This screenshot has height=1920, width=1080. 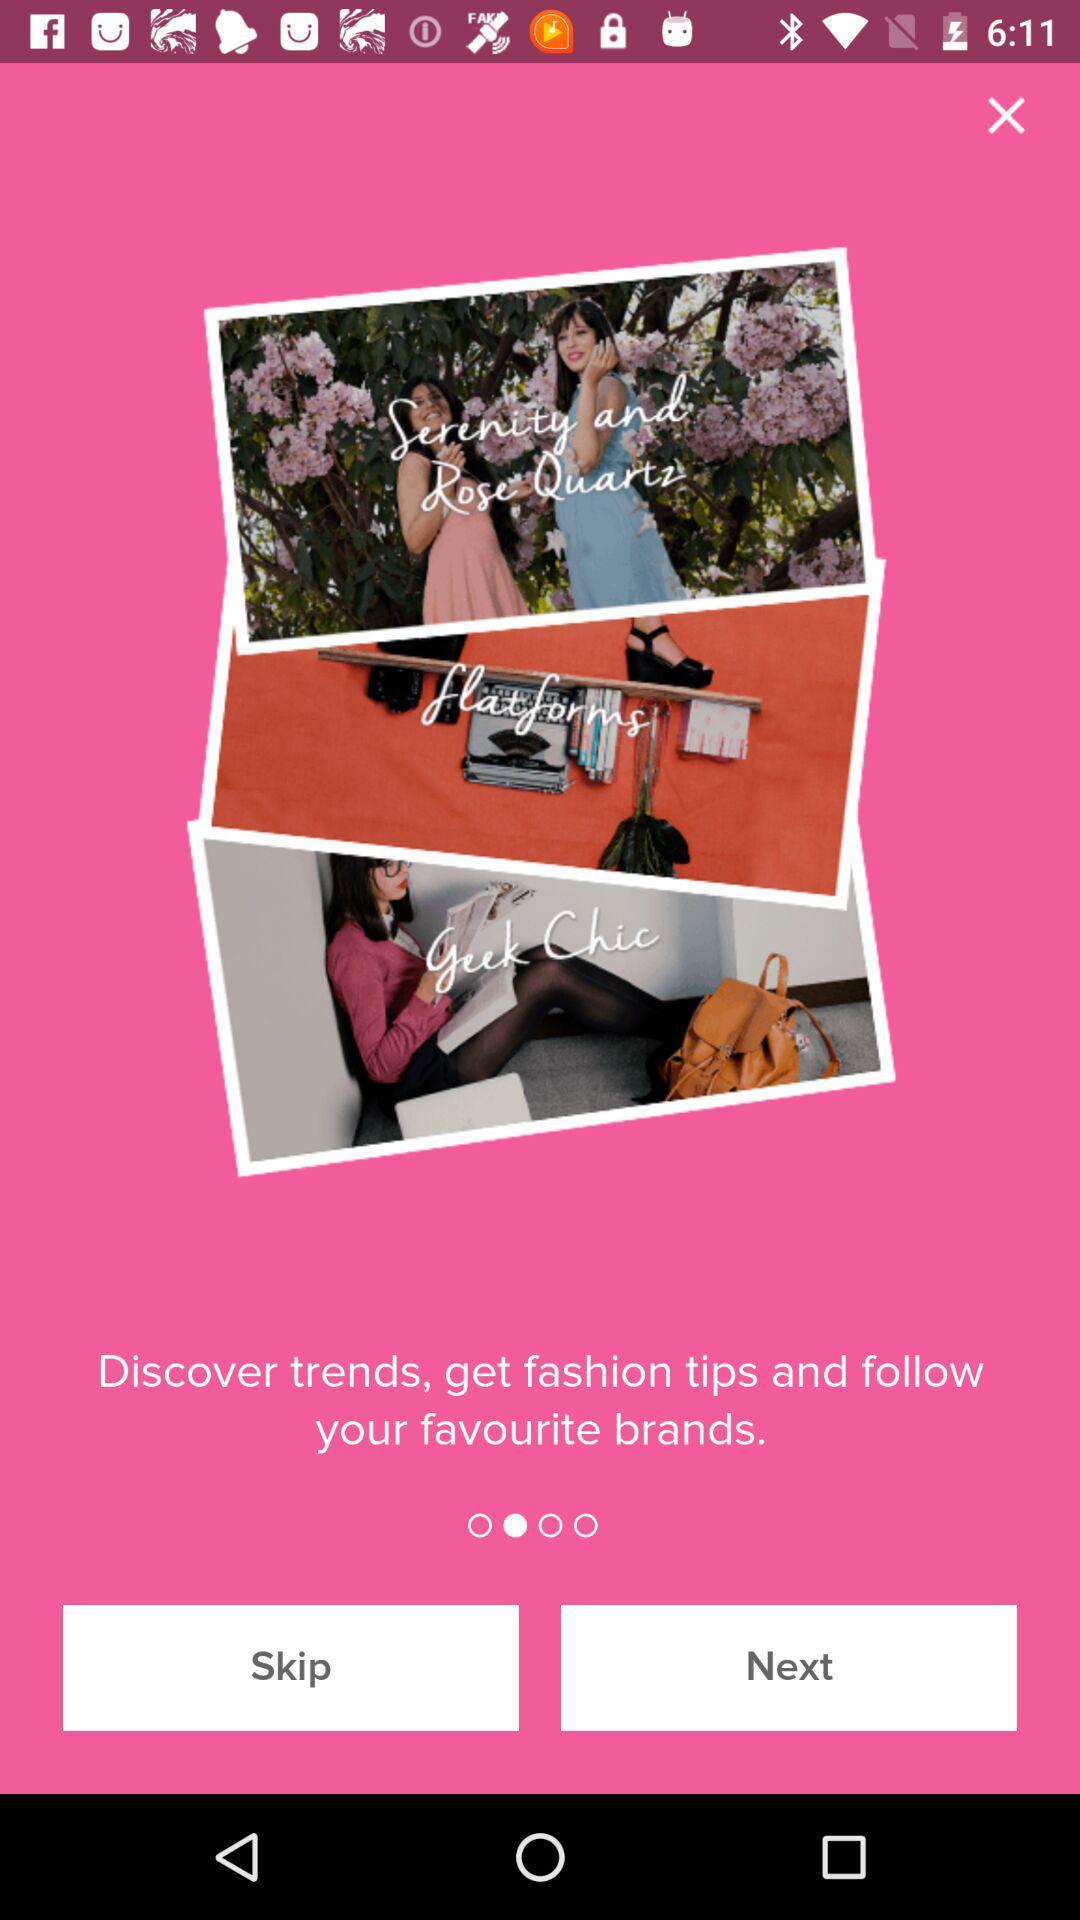 I want to click on the close icon, so click(x=1006, y=114).